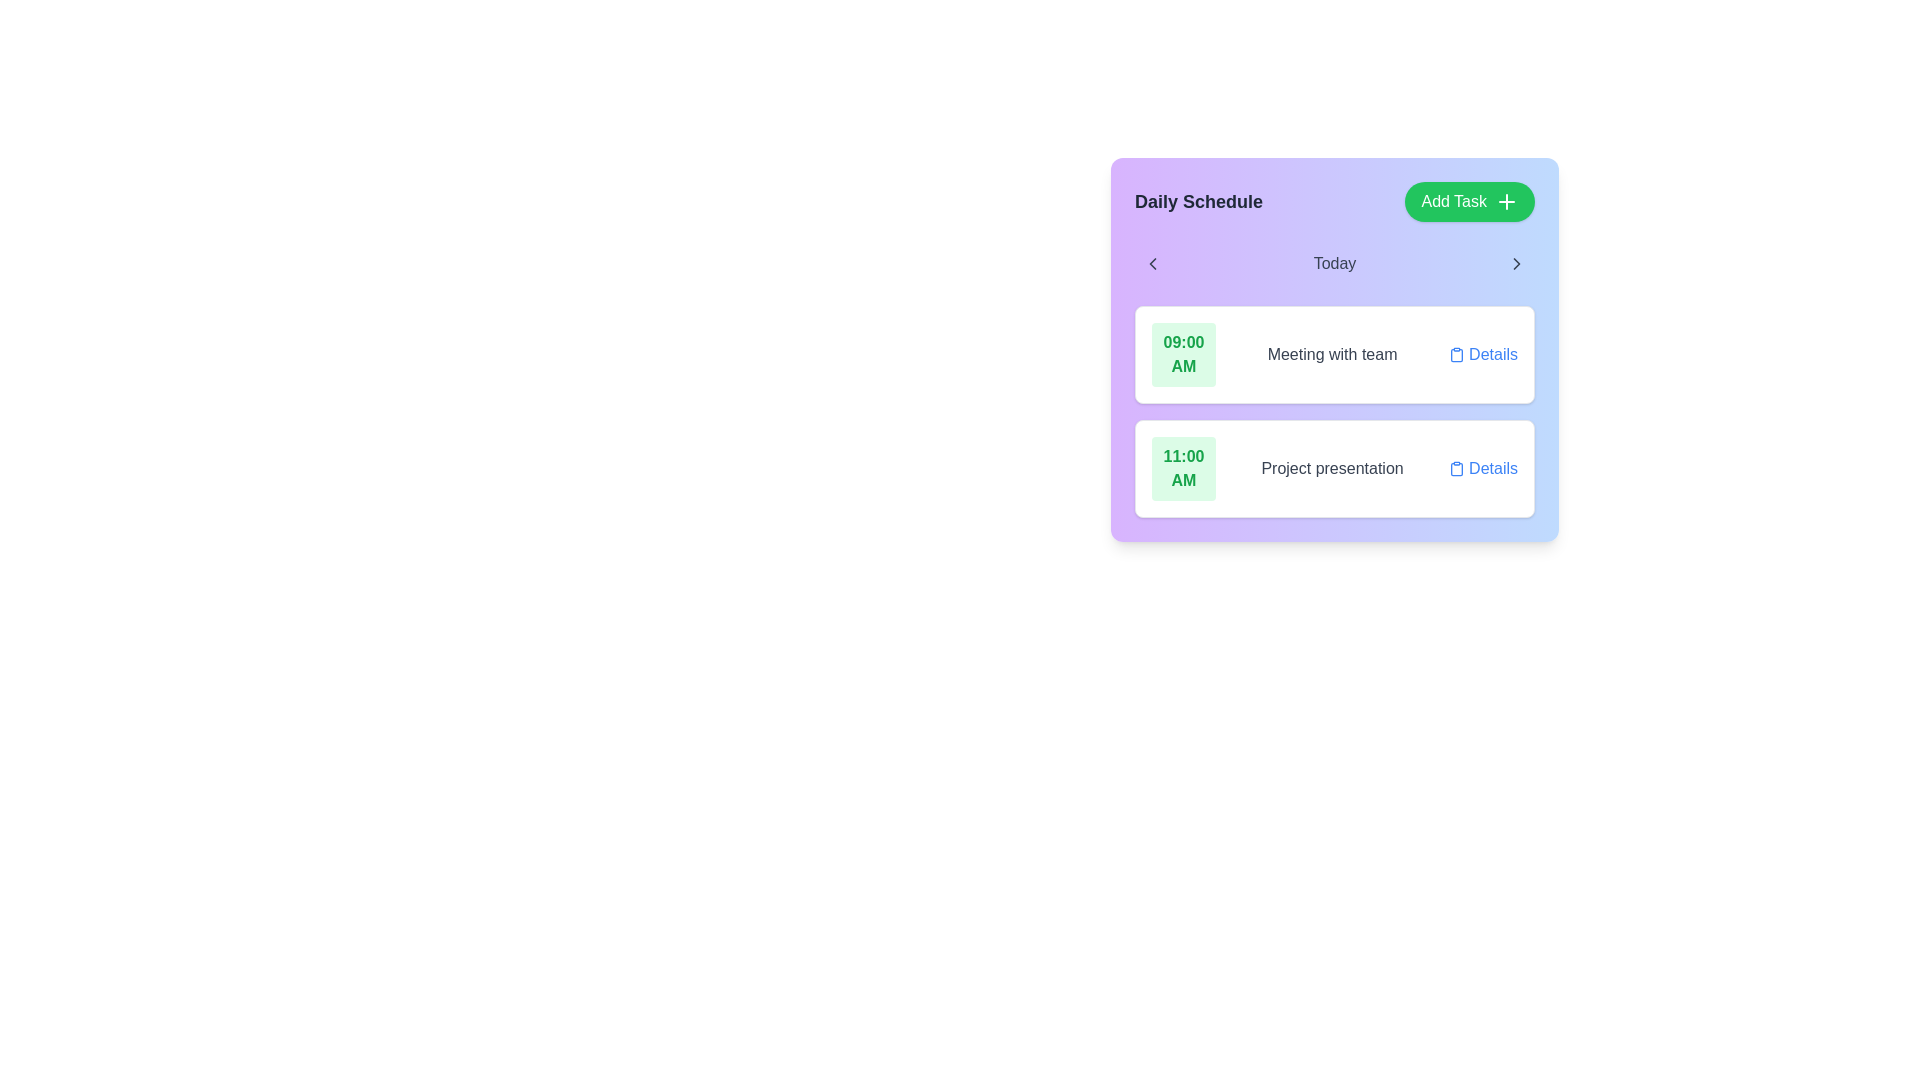  Describe the element at coordinates (1152, 262) in the screenshot. I see `the Chevron icon button located in the top-left corner of the 'Daily Schedule' box` at that location.